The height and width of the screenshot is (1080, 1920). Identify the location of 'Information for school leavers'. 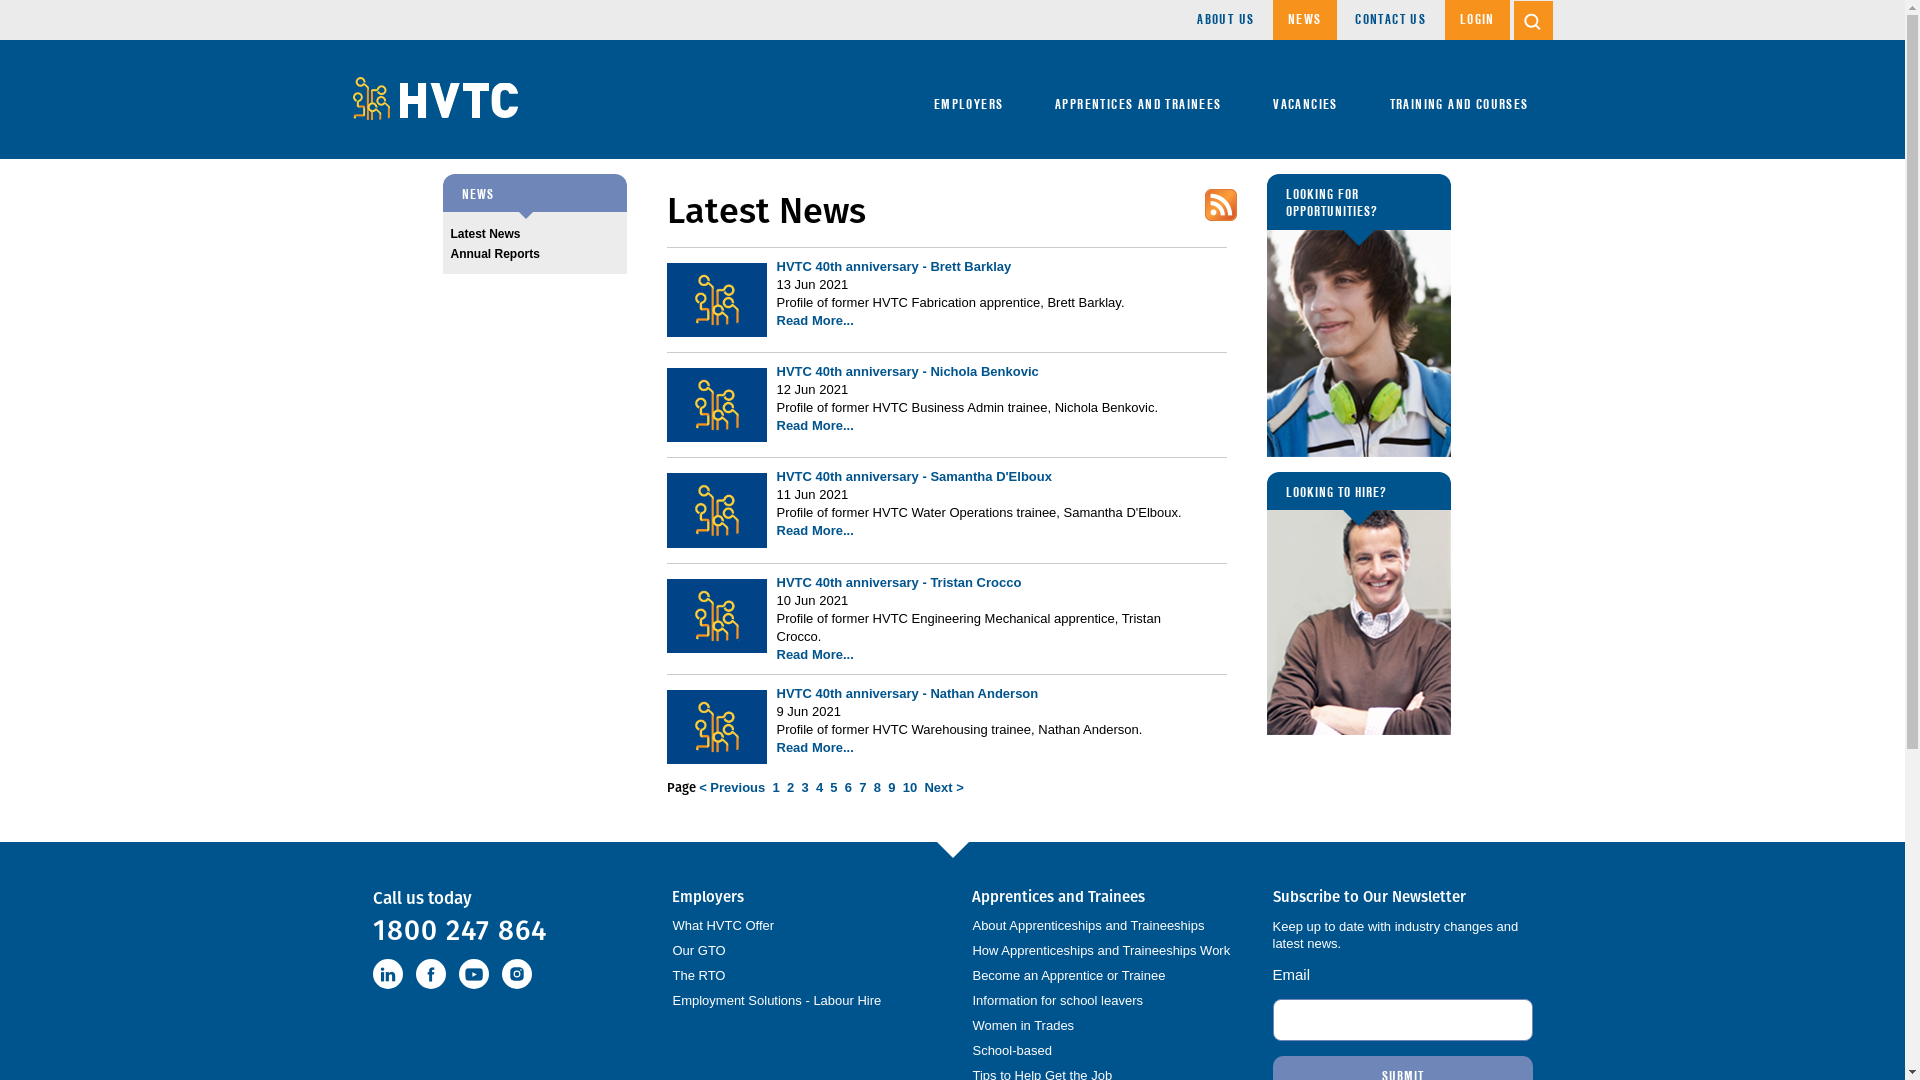
(1056, 1000).